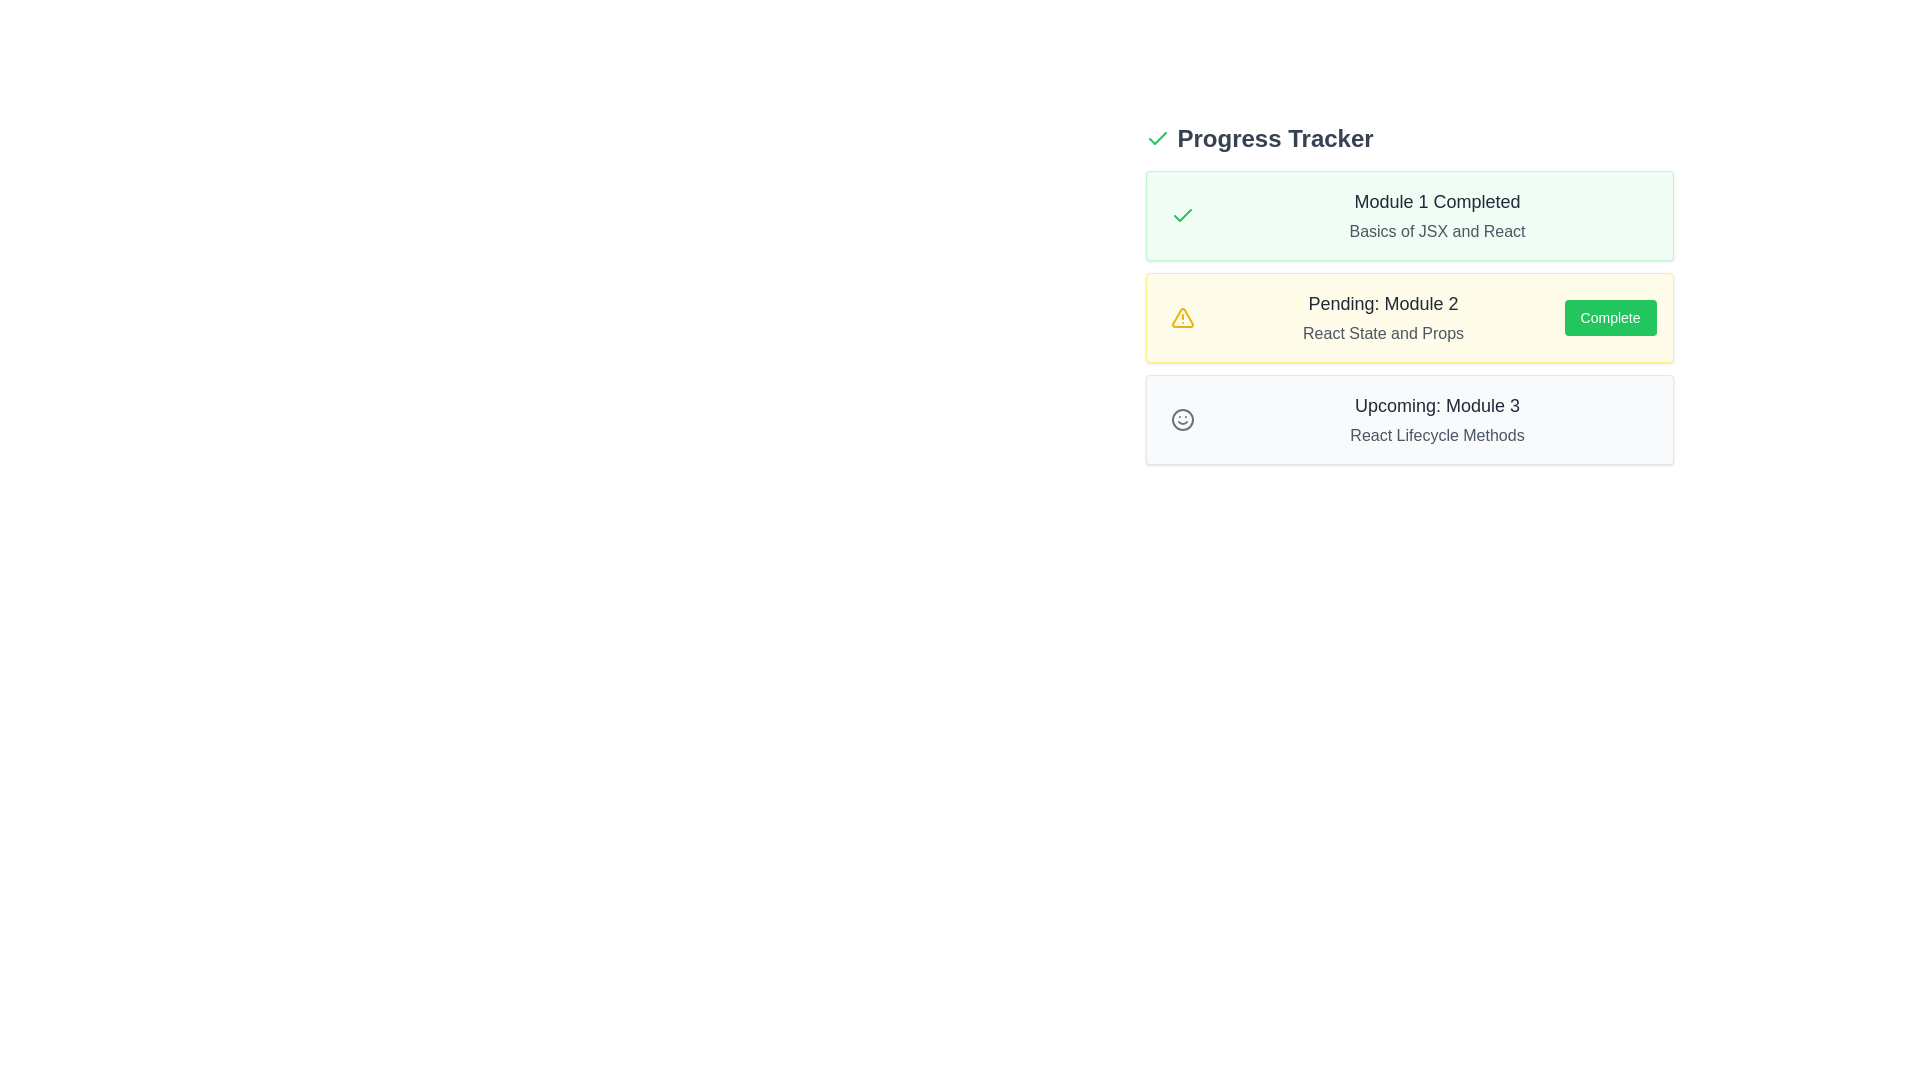 The height and width of the screenshot is (1080, 1920). Describe the element at coordinates (1182, 419) in the screenshot. I see `the smiley face icon located in the 'Progress Tracker' section, specifically in the row titled 'Upcoming: Module 3', which is positioned to the left of the text 'React Lifecycle Methods'` at that location.